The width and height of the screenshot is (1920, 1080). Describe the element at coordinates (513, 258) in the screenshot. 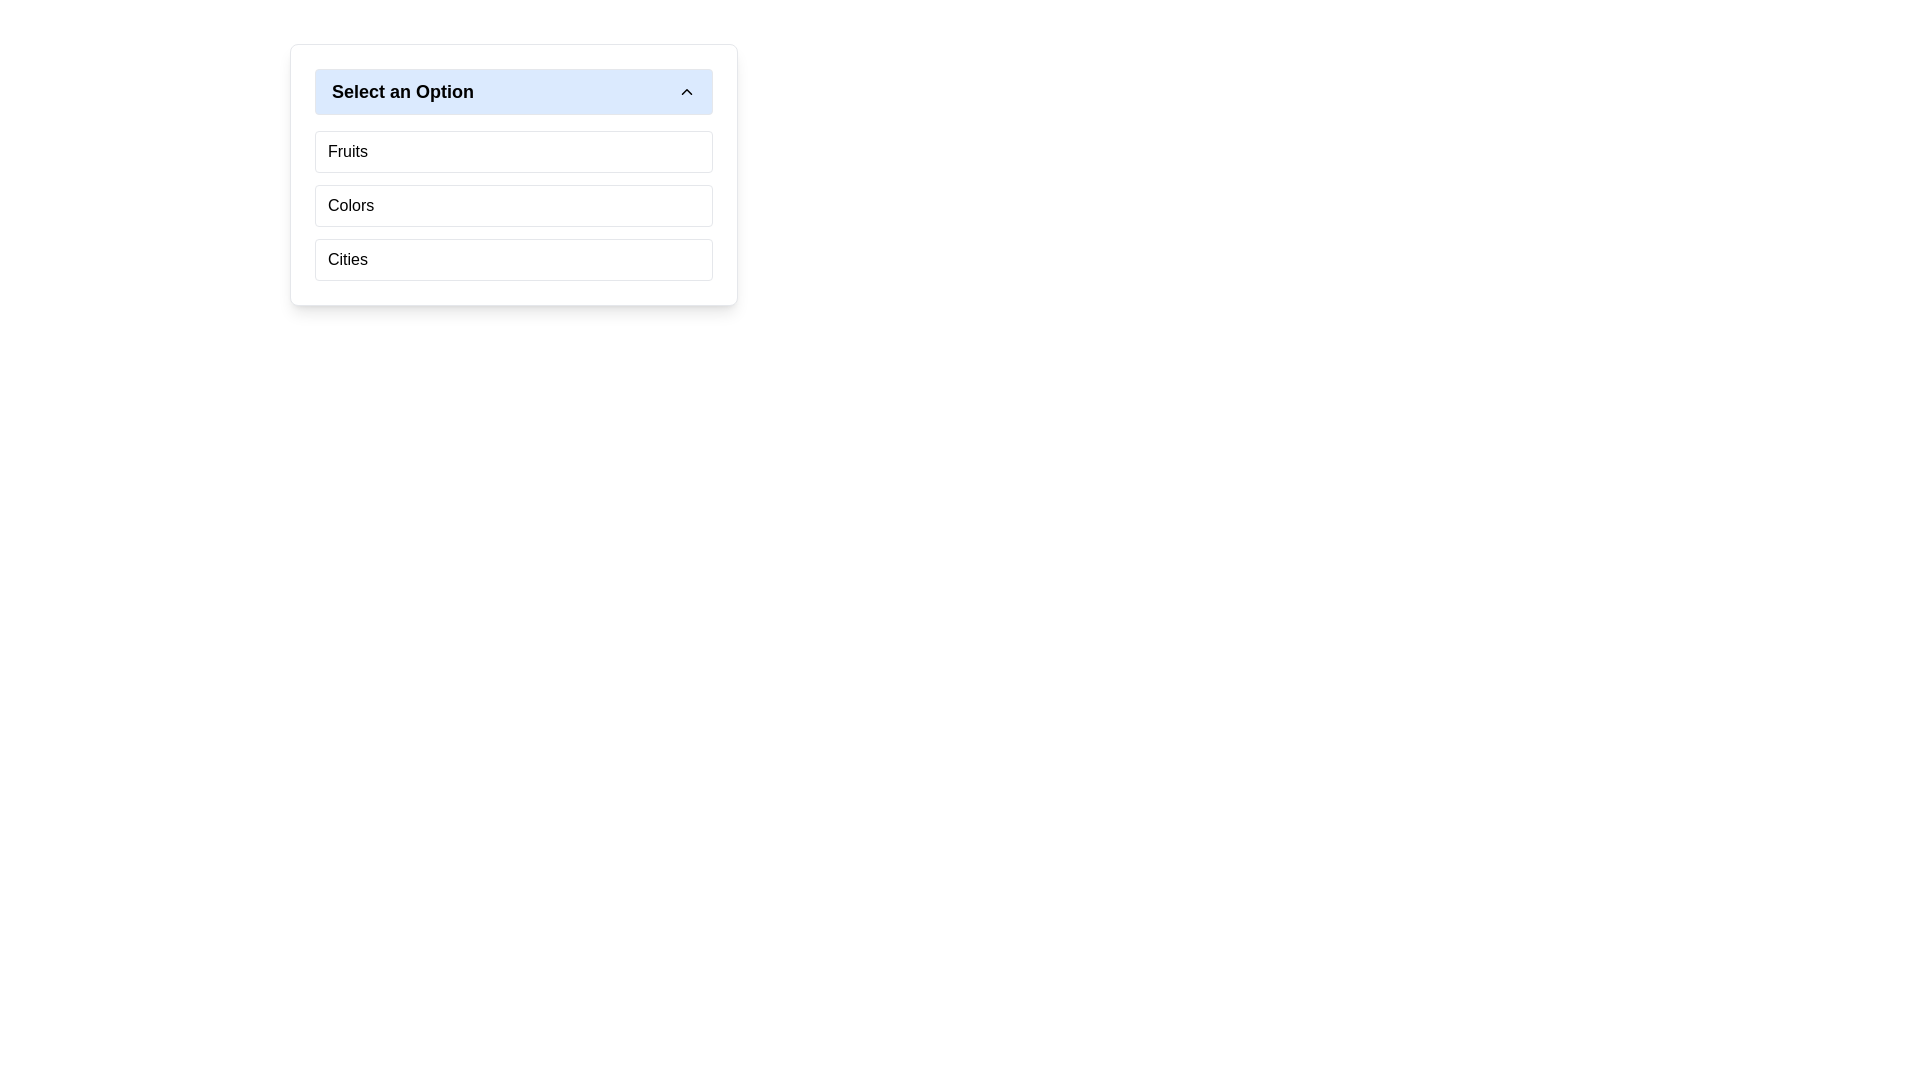

I see `the 'Cities' option in the dropdown list, which is the third item below 'Colors' and 'Fruits' in the 'Select an Option' menu` at that location.